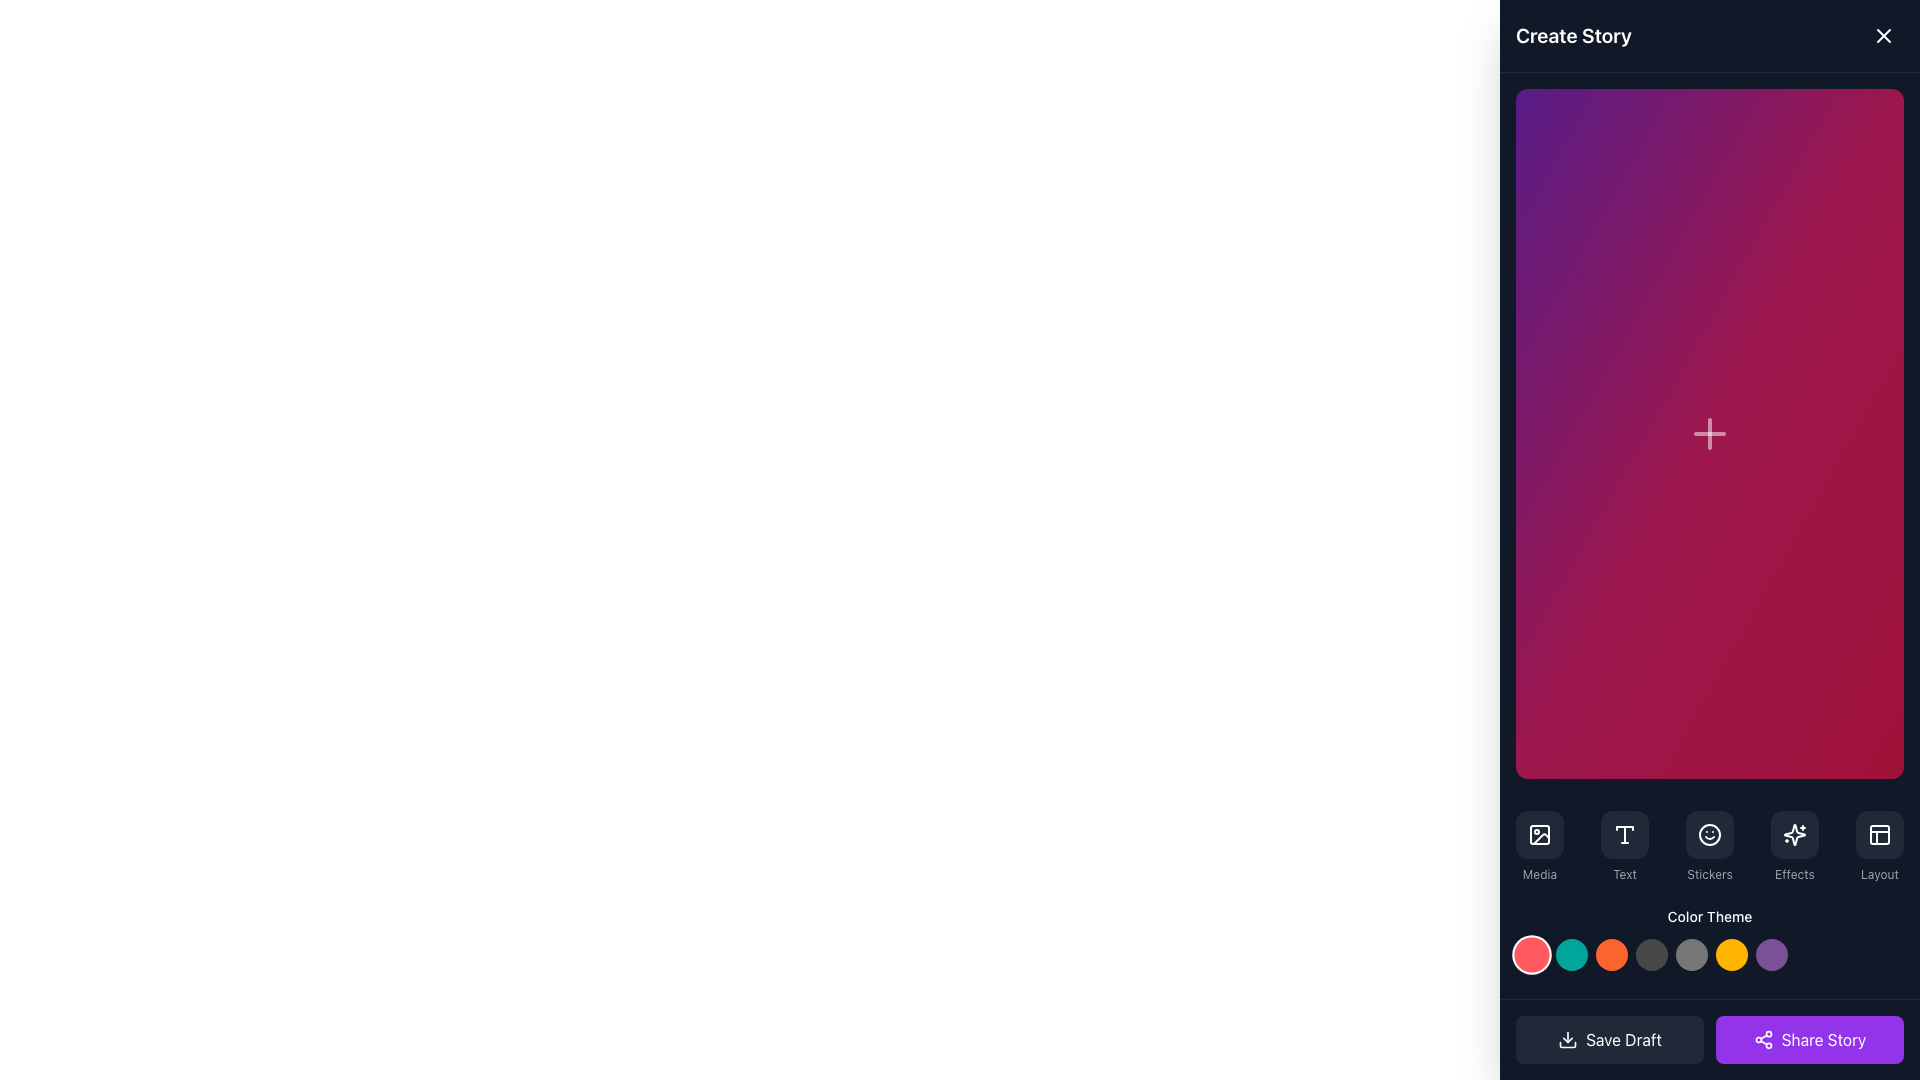  Describe the element at coordinates (1708, 937) in the screenshot. I see `the 'Color Theme' label text` at that location.